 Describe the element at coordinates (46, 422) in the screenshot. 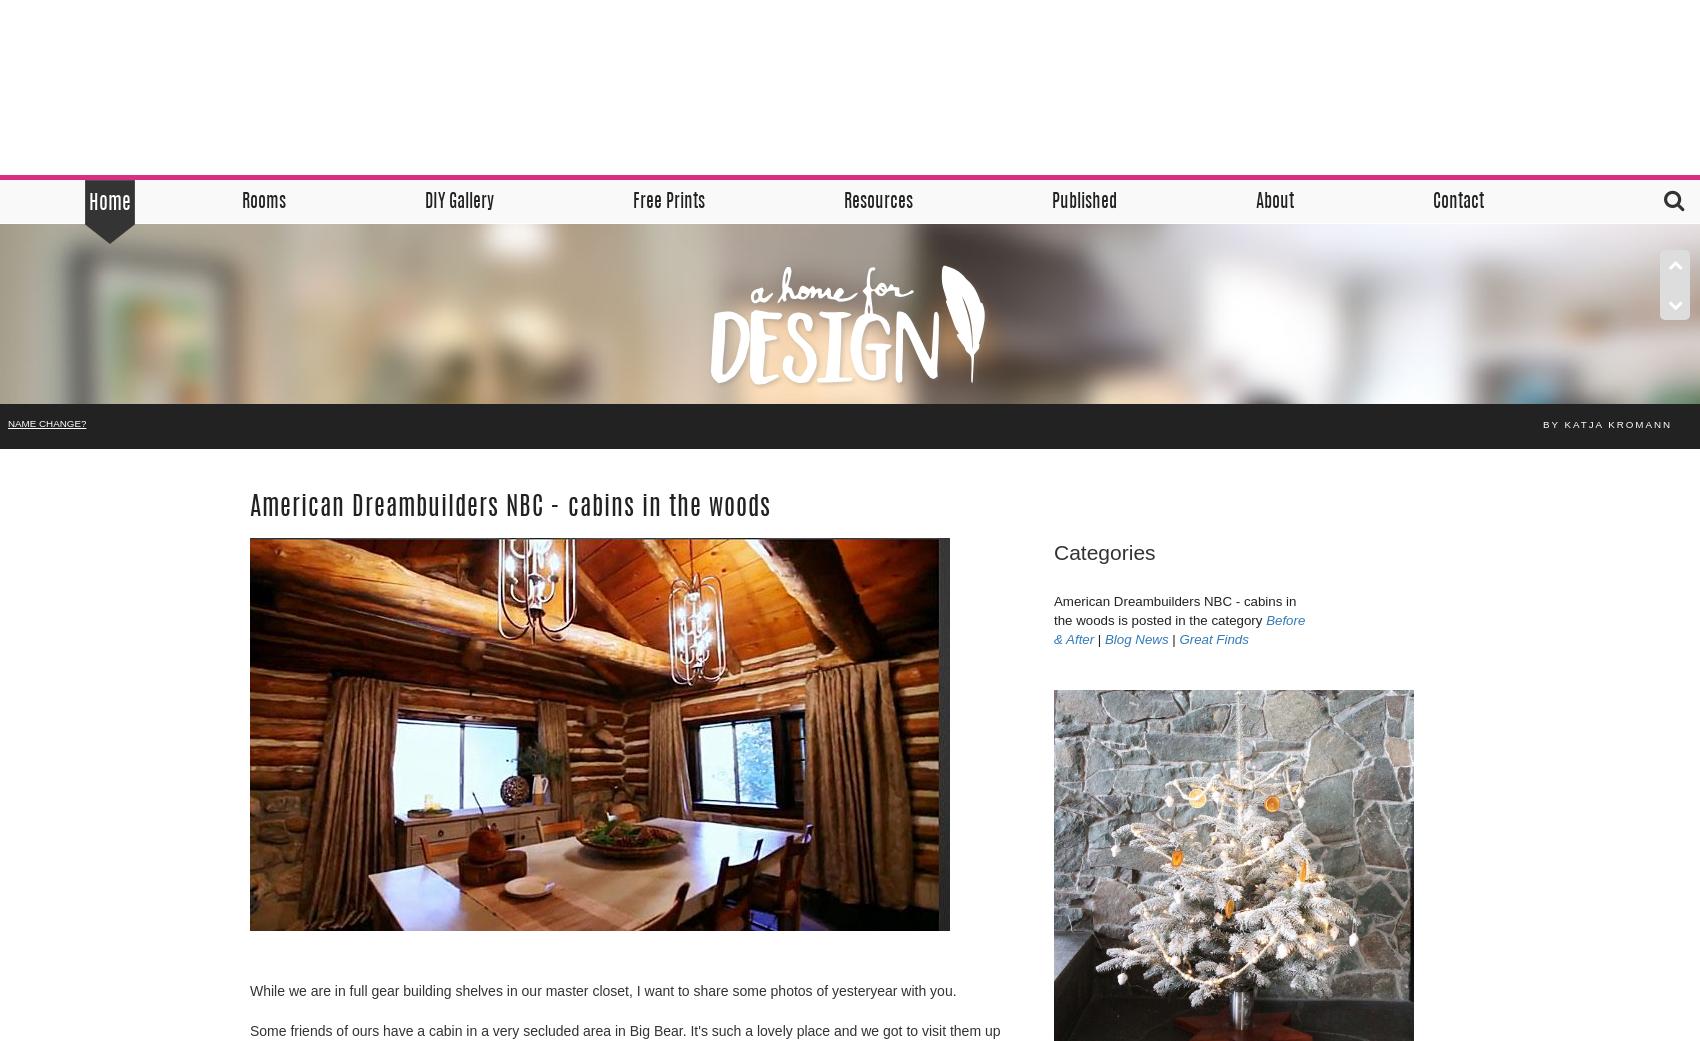

I see `'Name Change?'` at that location.